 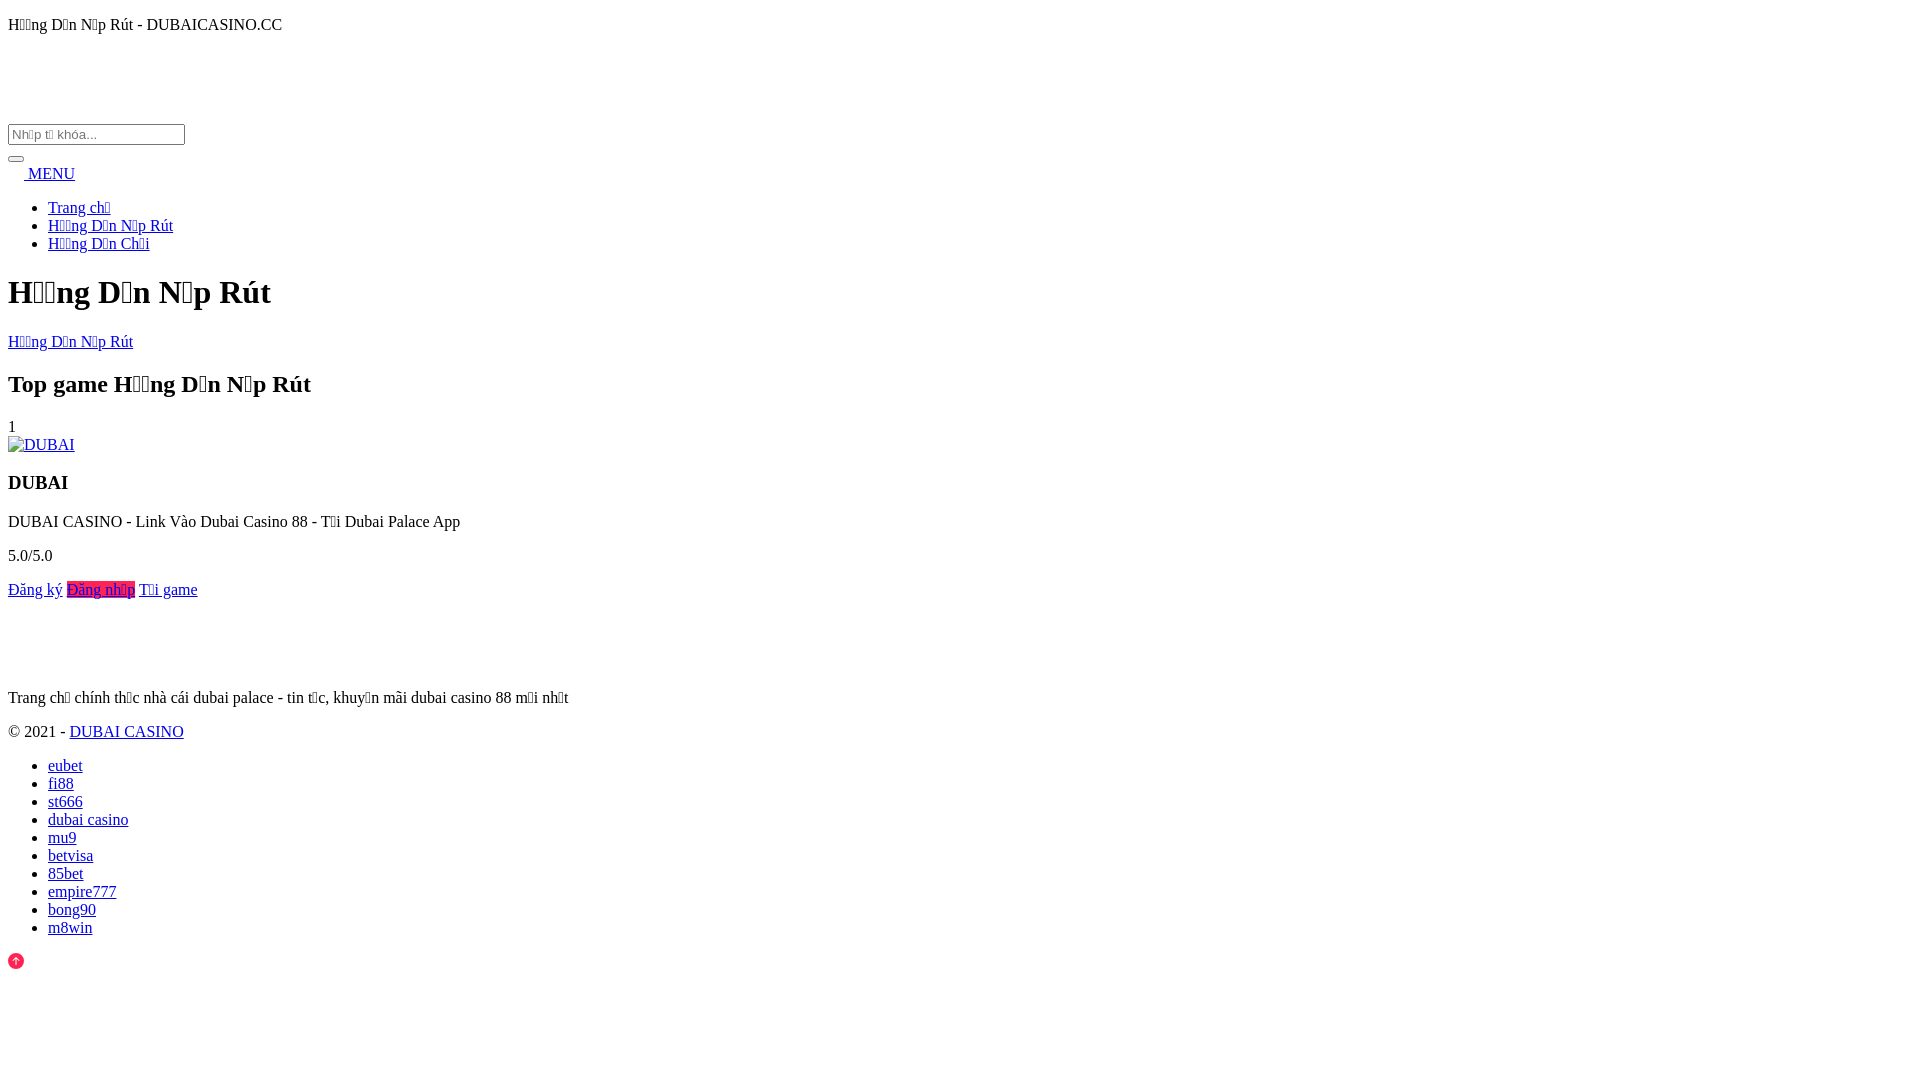 I want to click on 'fi88', so click(x=48, y=782).